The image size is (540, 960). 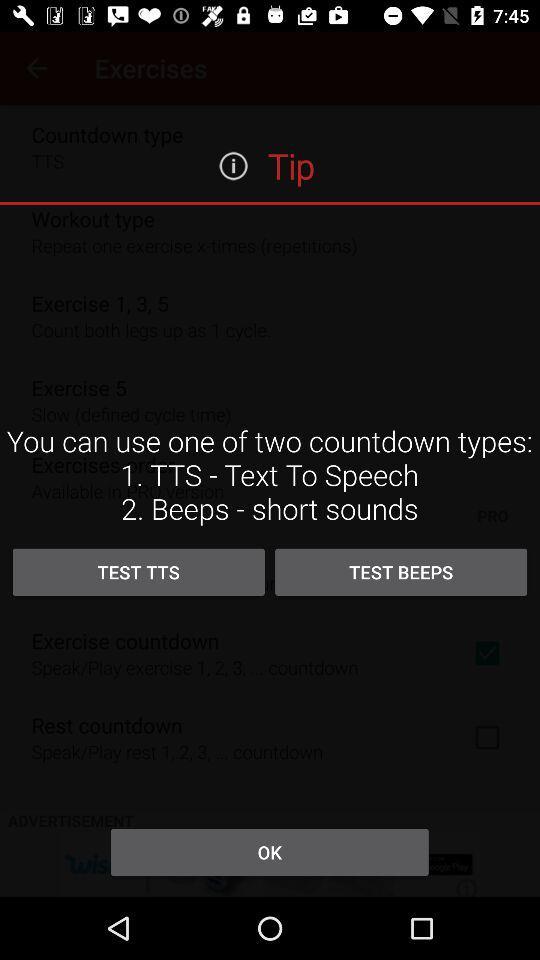 What do you see at coordinates (269, 851) in the screenshot?
I see `ok` at bounding box center [269, 851].